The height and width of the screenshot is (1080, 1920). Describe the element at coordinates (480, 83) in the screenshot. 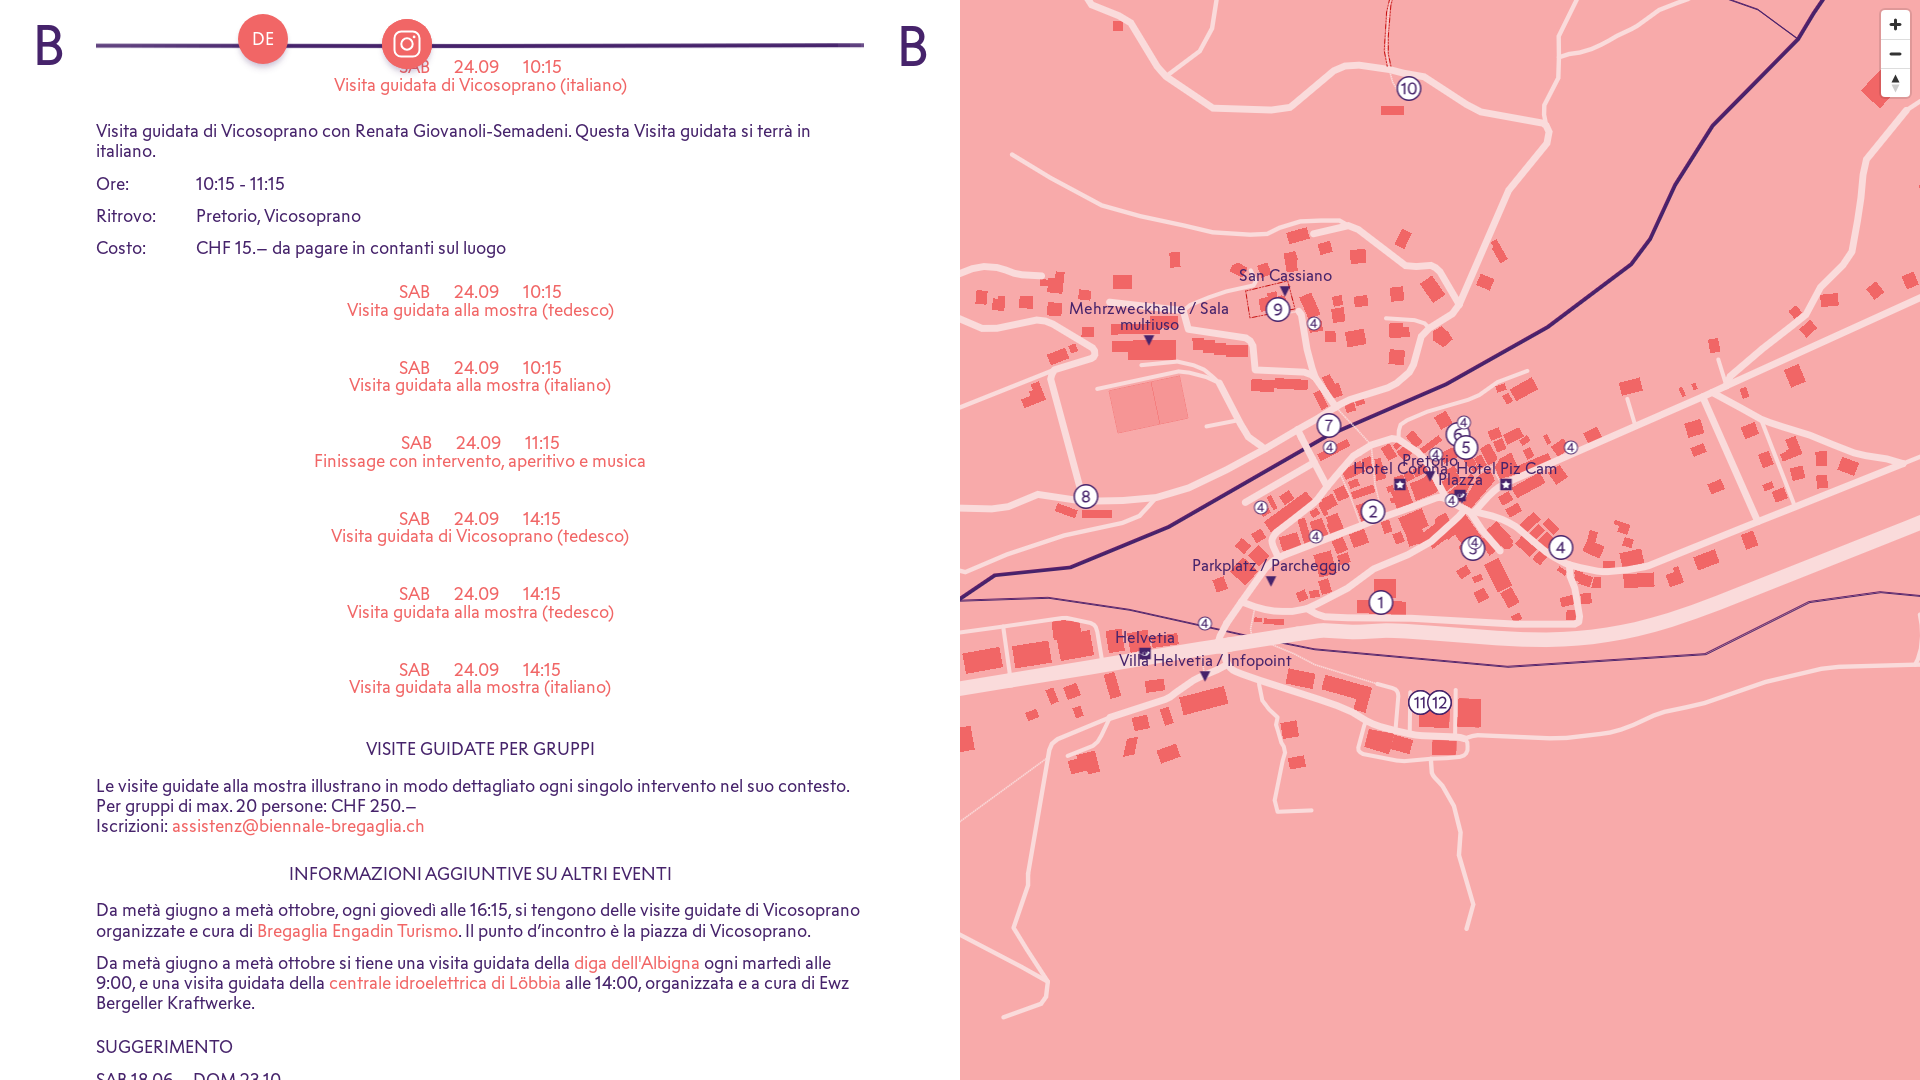

I see `'SAB24.0910:15` at that location.